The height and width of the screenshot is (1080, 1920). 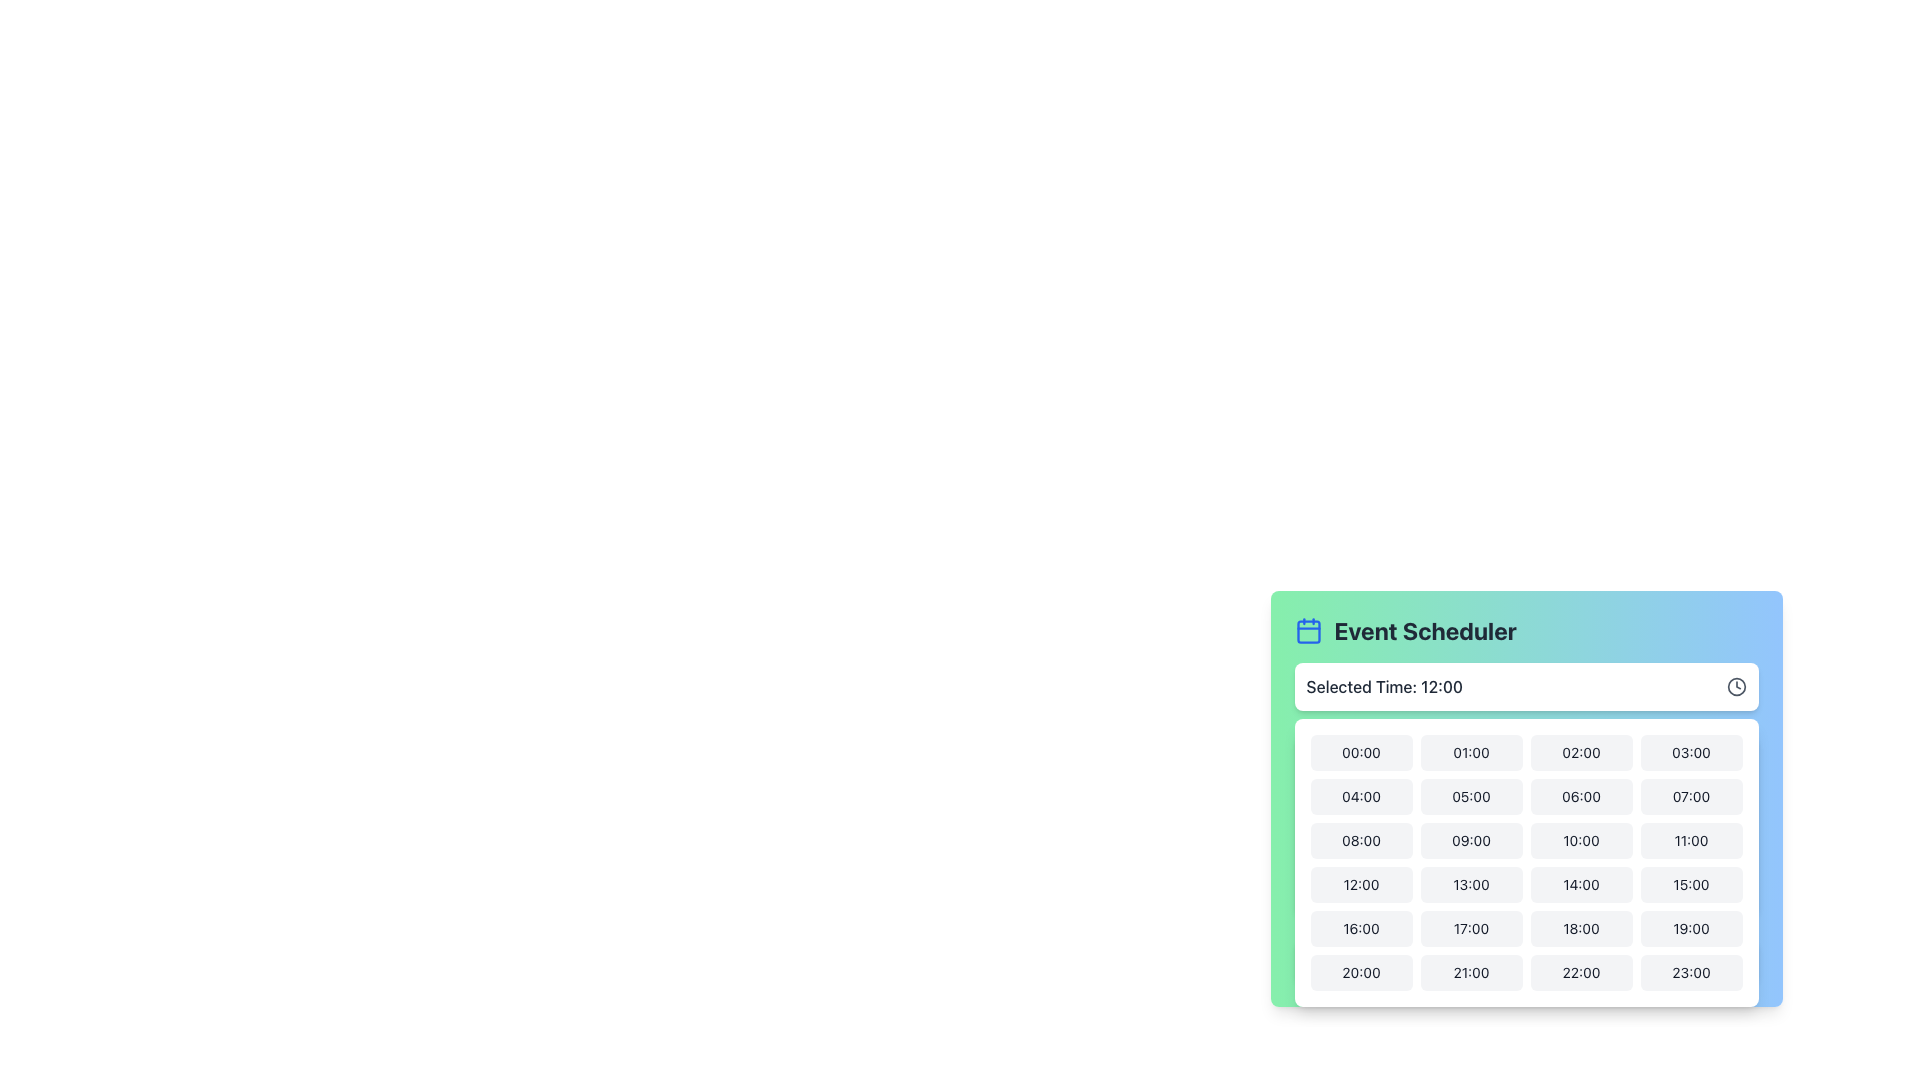 What do you see at coordinates (1471, 840) in the screenshot?
I see `the interactive button in the second column of the third row of the event scheduling interface` at bounding box center [1471, 840].